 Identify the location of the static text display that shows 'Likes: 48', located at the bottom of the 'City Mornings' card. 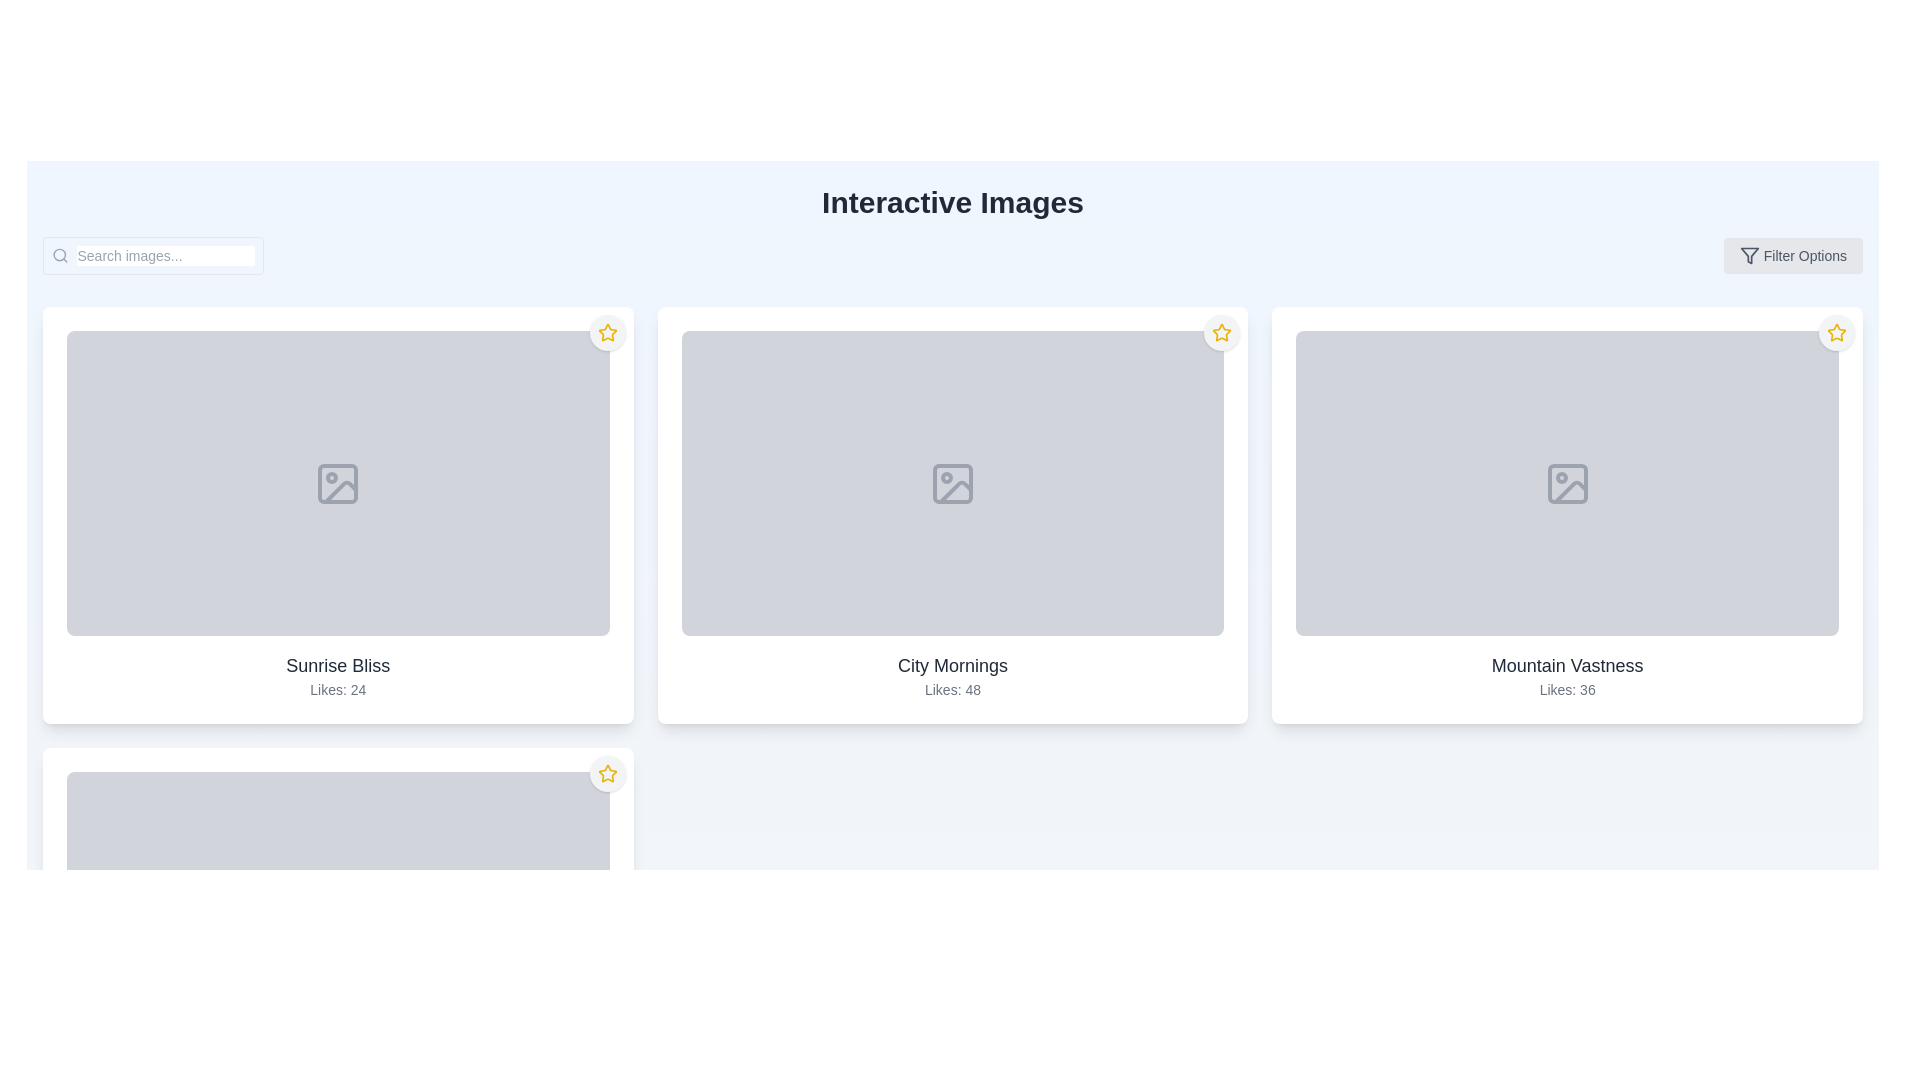
(951, 689).